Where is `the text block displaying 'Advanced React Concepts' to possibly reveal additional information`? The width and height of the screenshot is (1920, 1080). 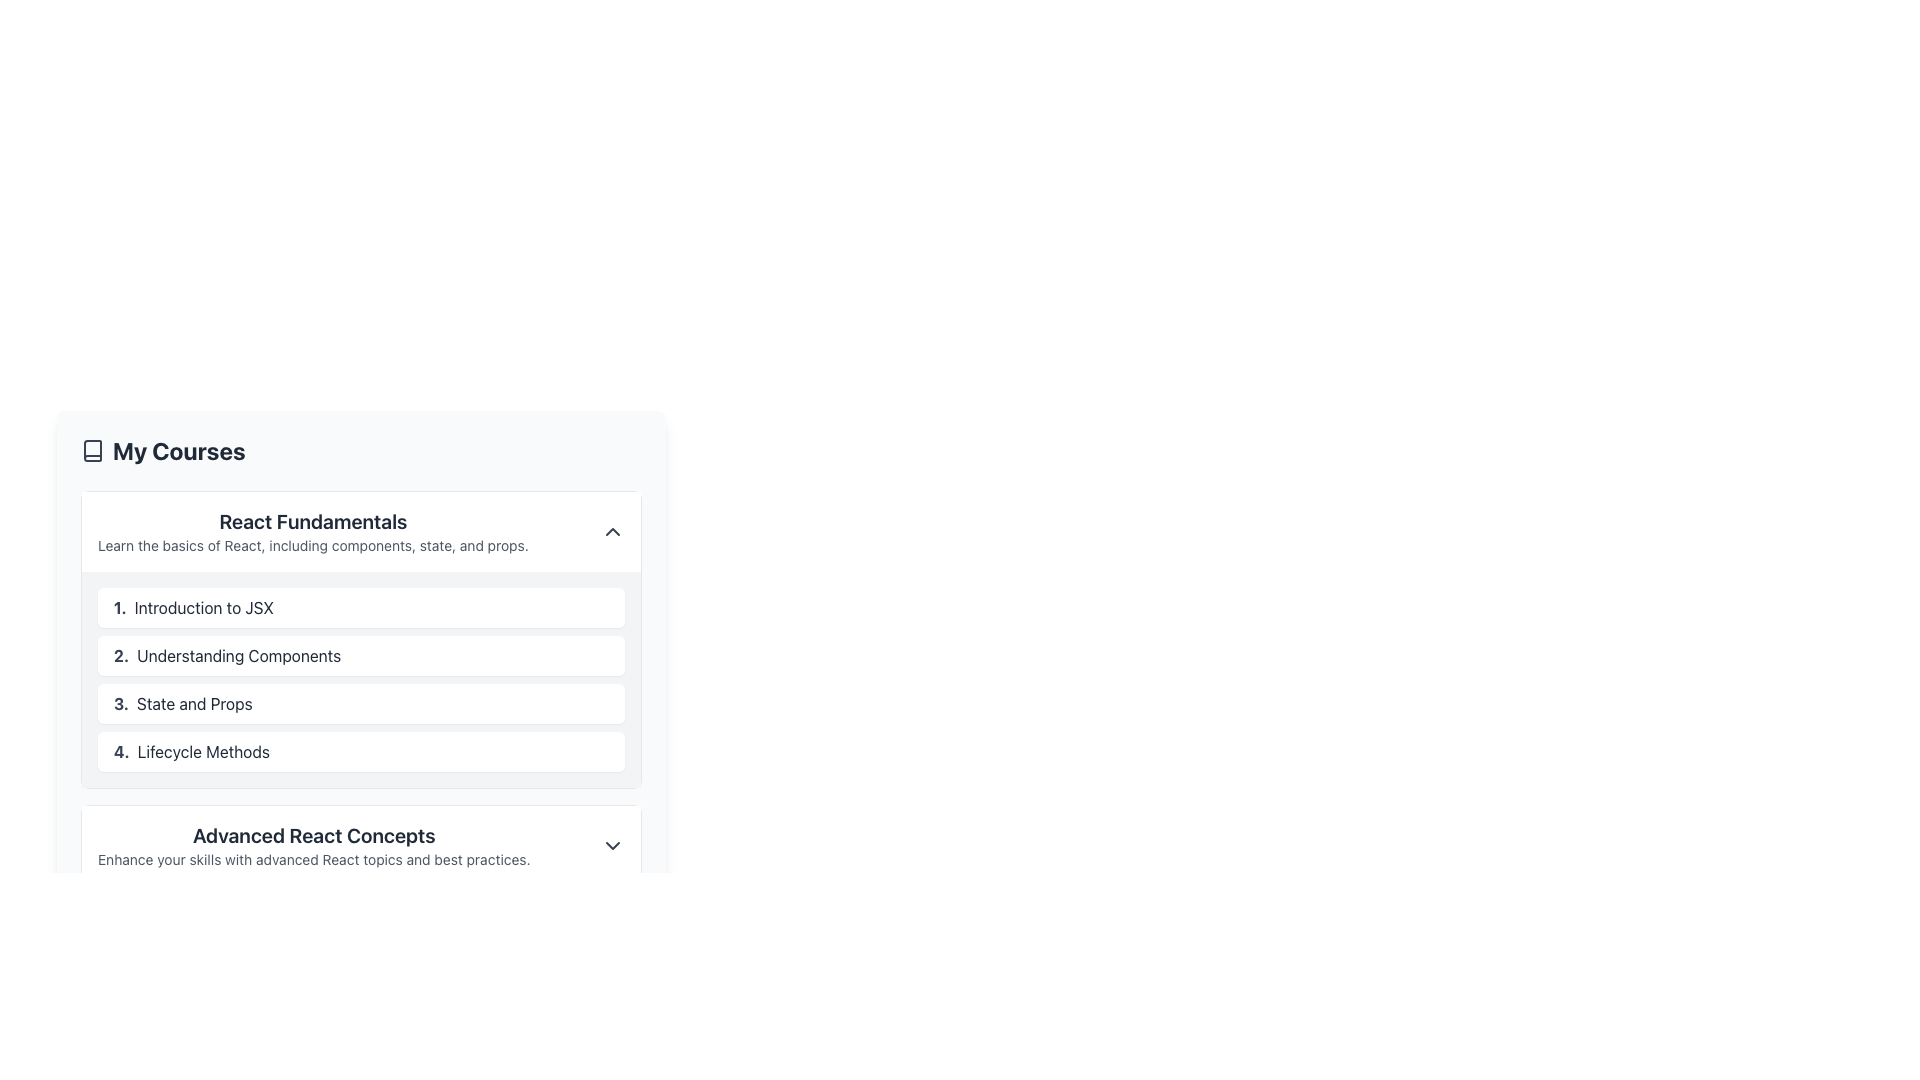
the text block displaying 'Advanced React Concepts' to possibly reveal additional information is located at coordinates (313, 845).